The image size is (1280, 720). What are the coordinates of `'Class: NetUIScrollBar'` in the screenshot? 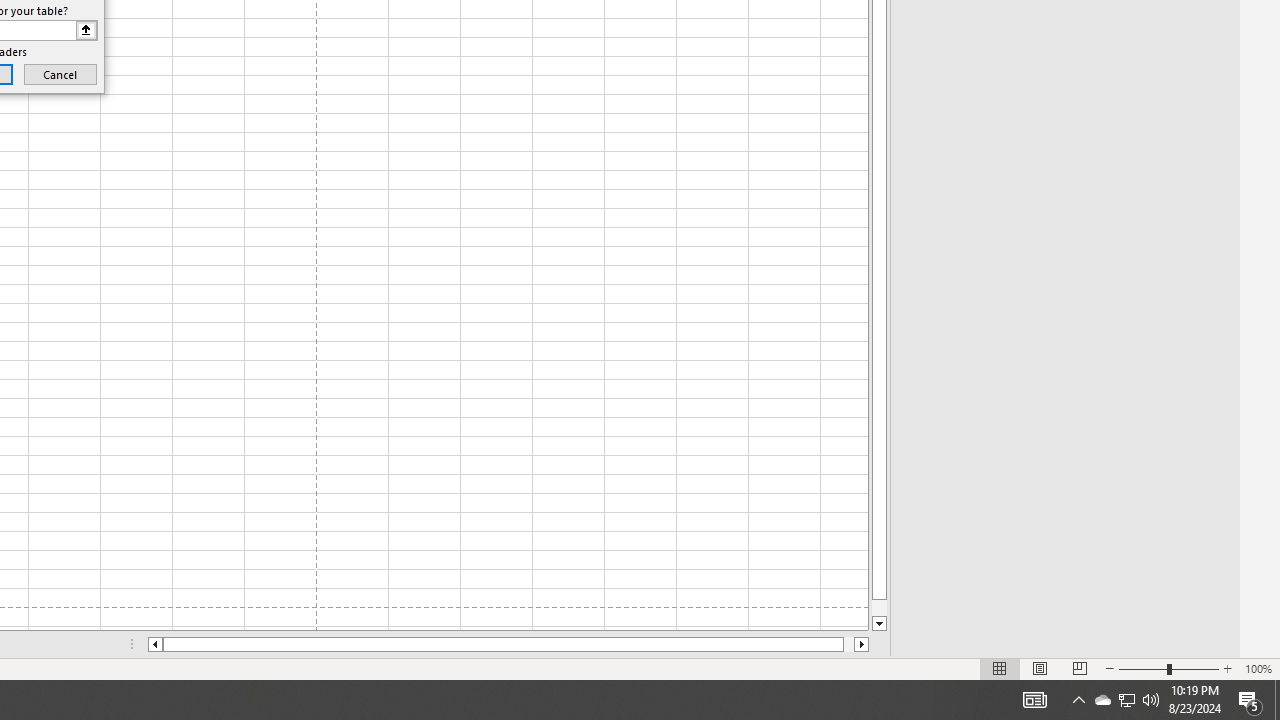 It's located at (508, 644).